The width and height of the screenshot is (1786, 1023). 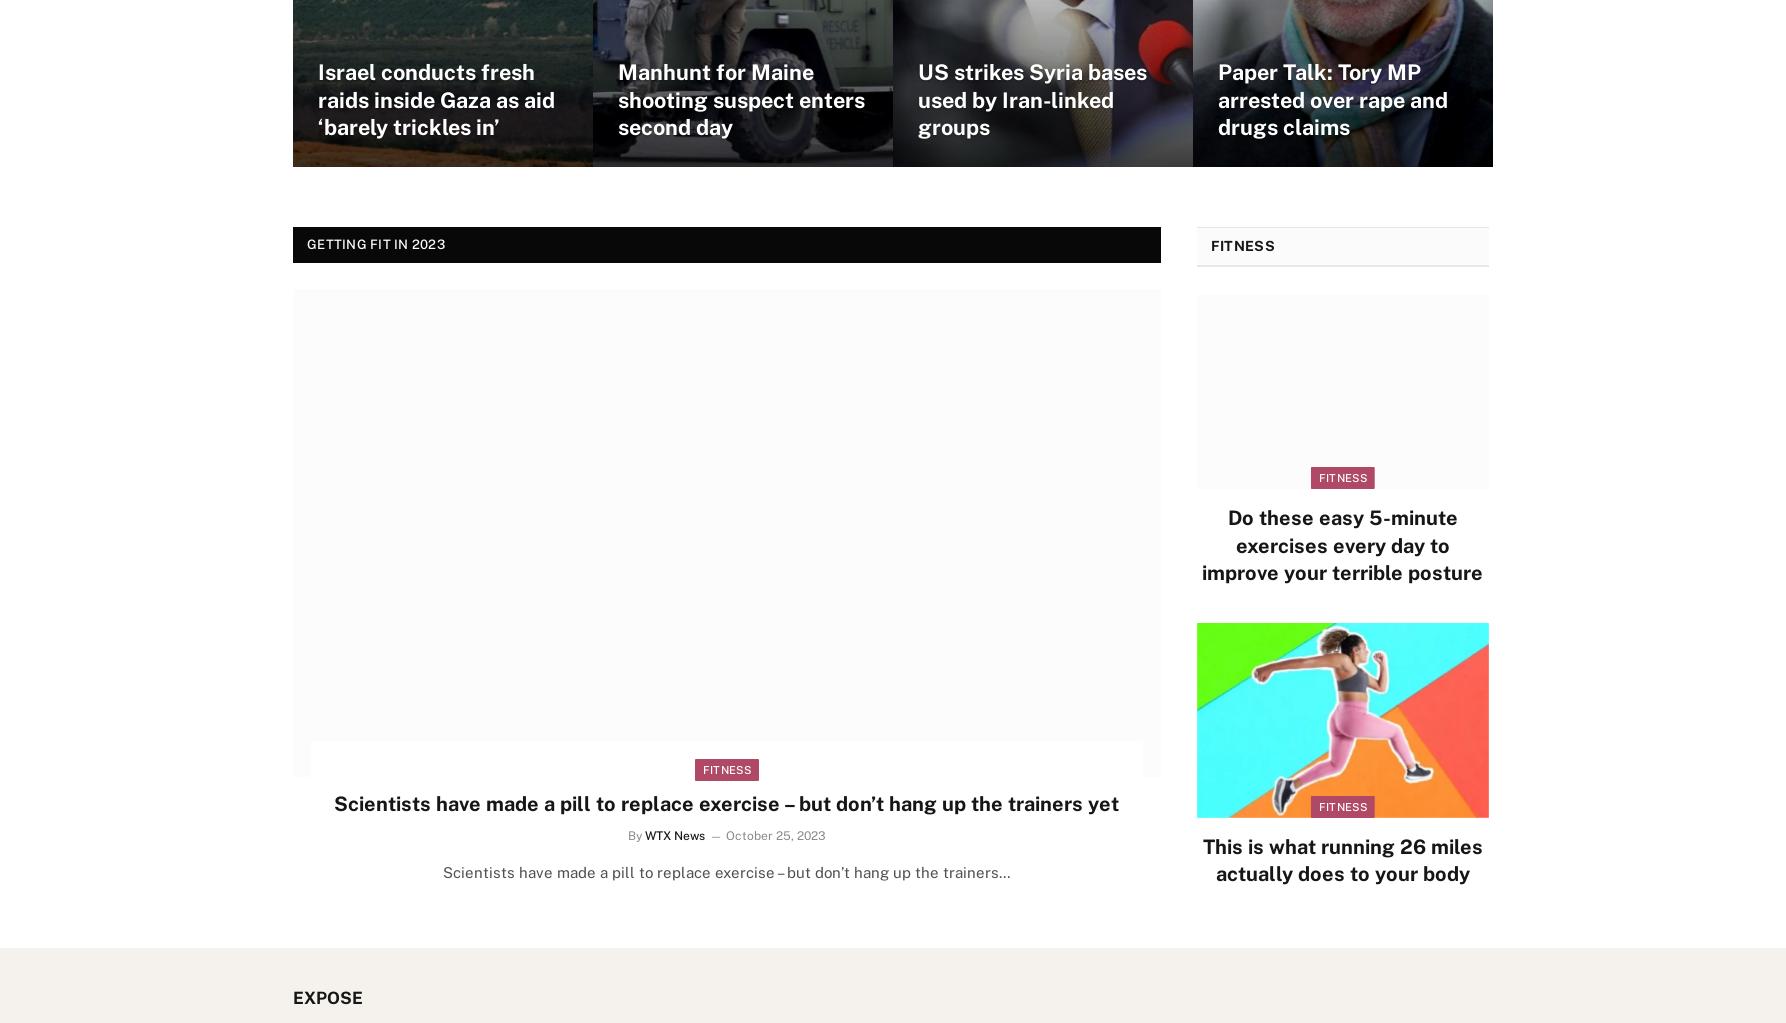 I want to click on 'Paper Talk: Tory MP arrested over rape and drugs claims', so click(x=1333, y=99).